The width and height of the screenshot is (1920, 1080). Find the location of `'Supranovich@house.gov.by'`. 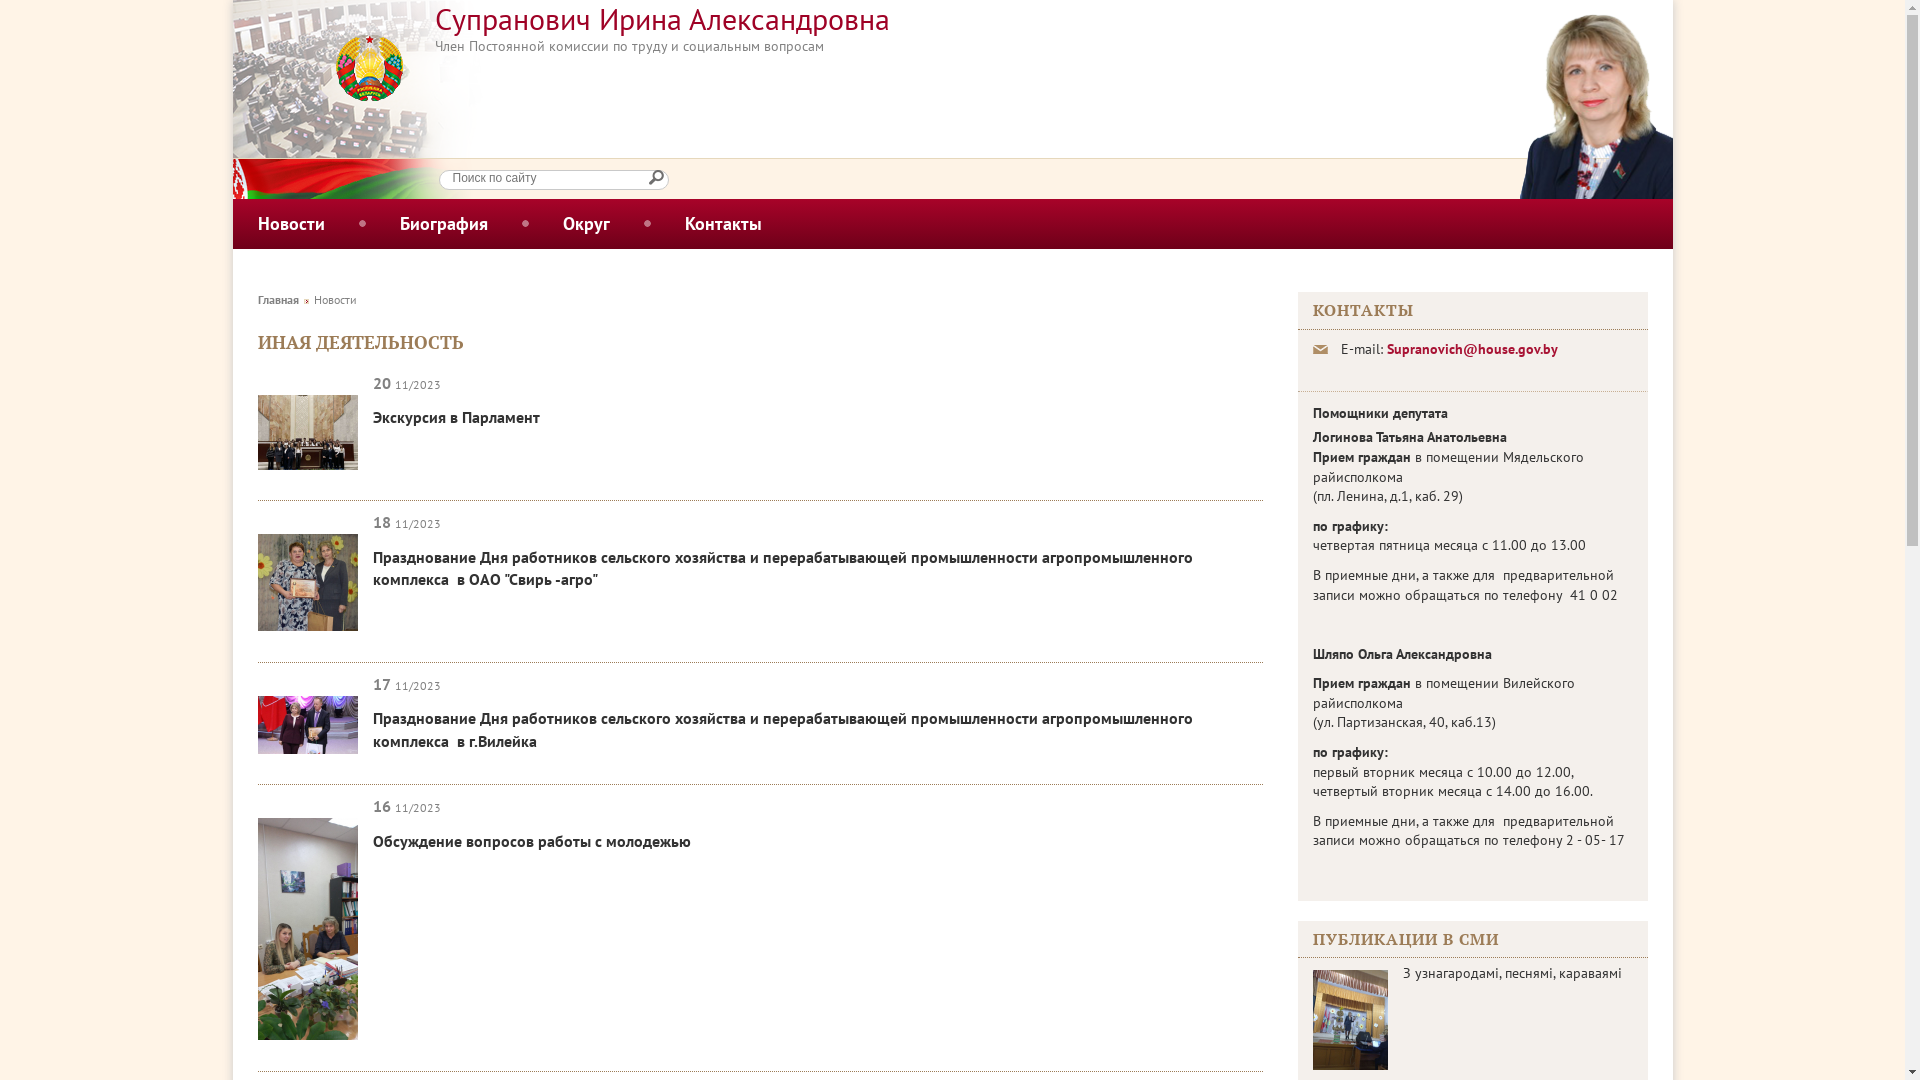

'Supranovich@house.gov.by' is located at coordinates (1471, 347).